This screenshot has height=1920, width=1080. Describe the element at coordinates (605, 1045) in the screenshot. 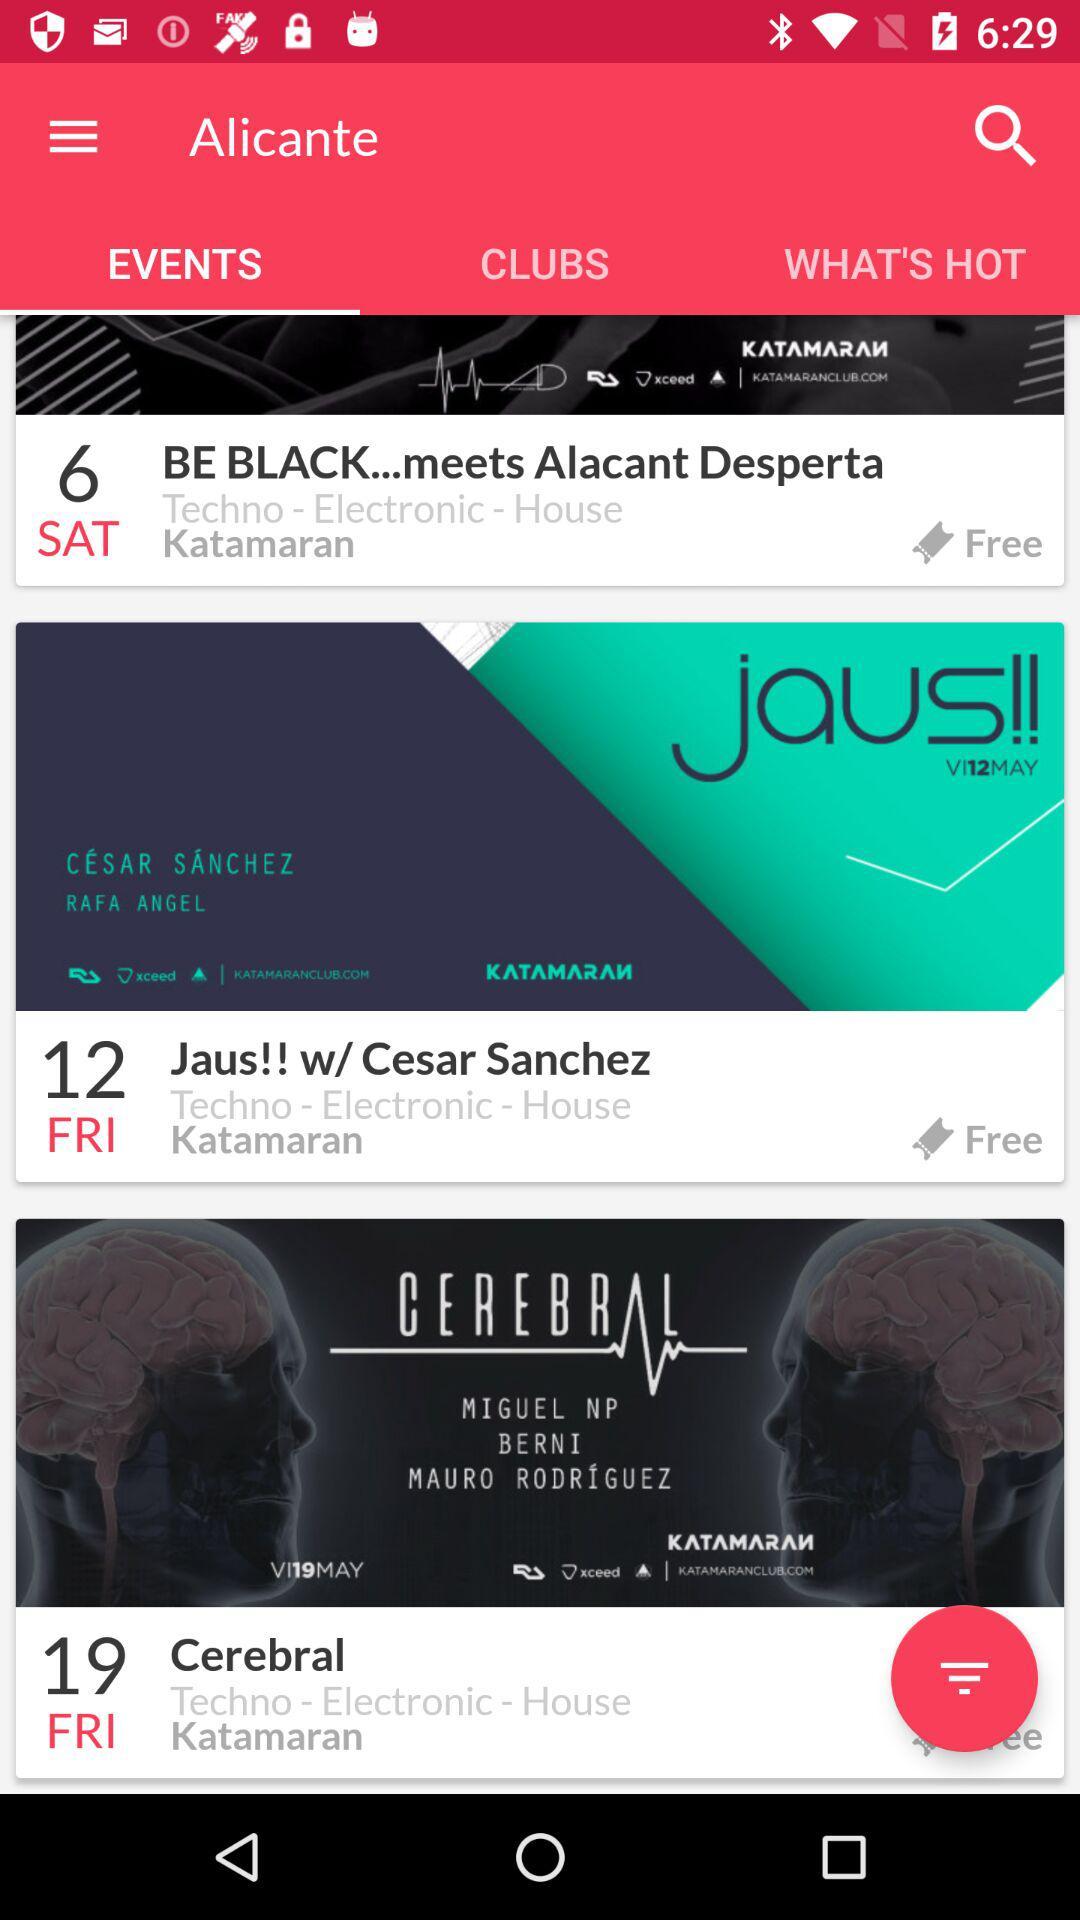

I see `jaus w cesar` at that location.